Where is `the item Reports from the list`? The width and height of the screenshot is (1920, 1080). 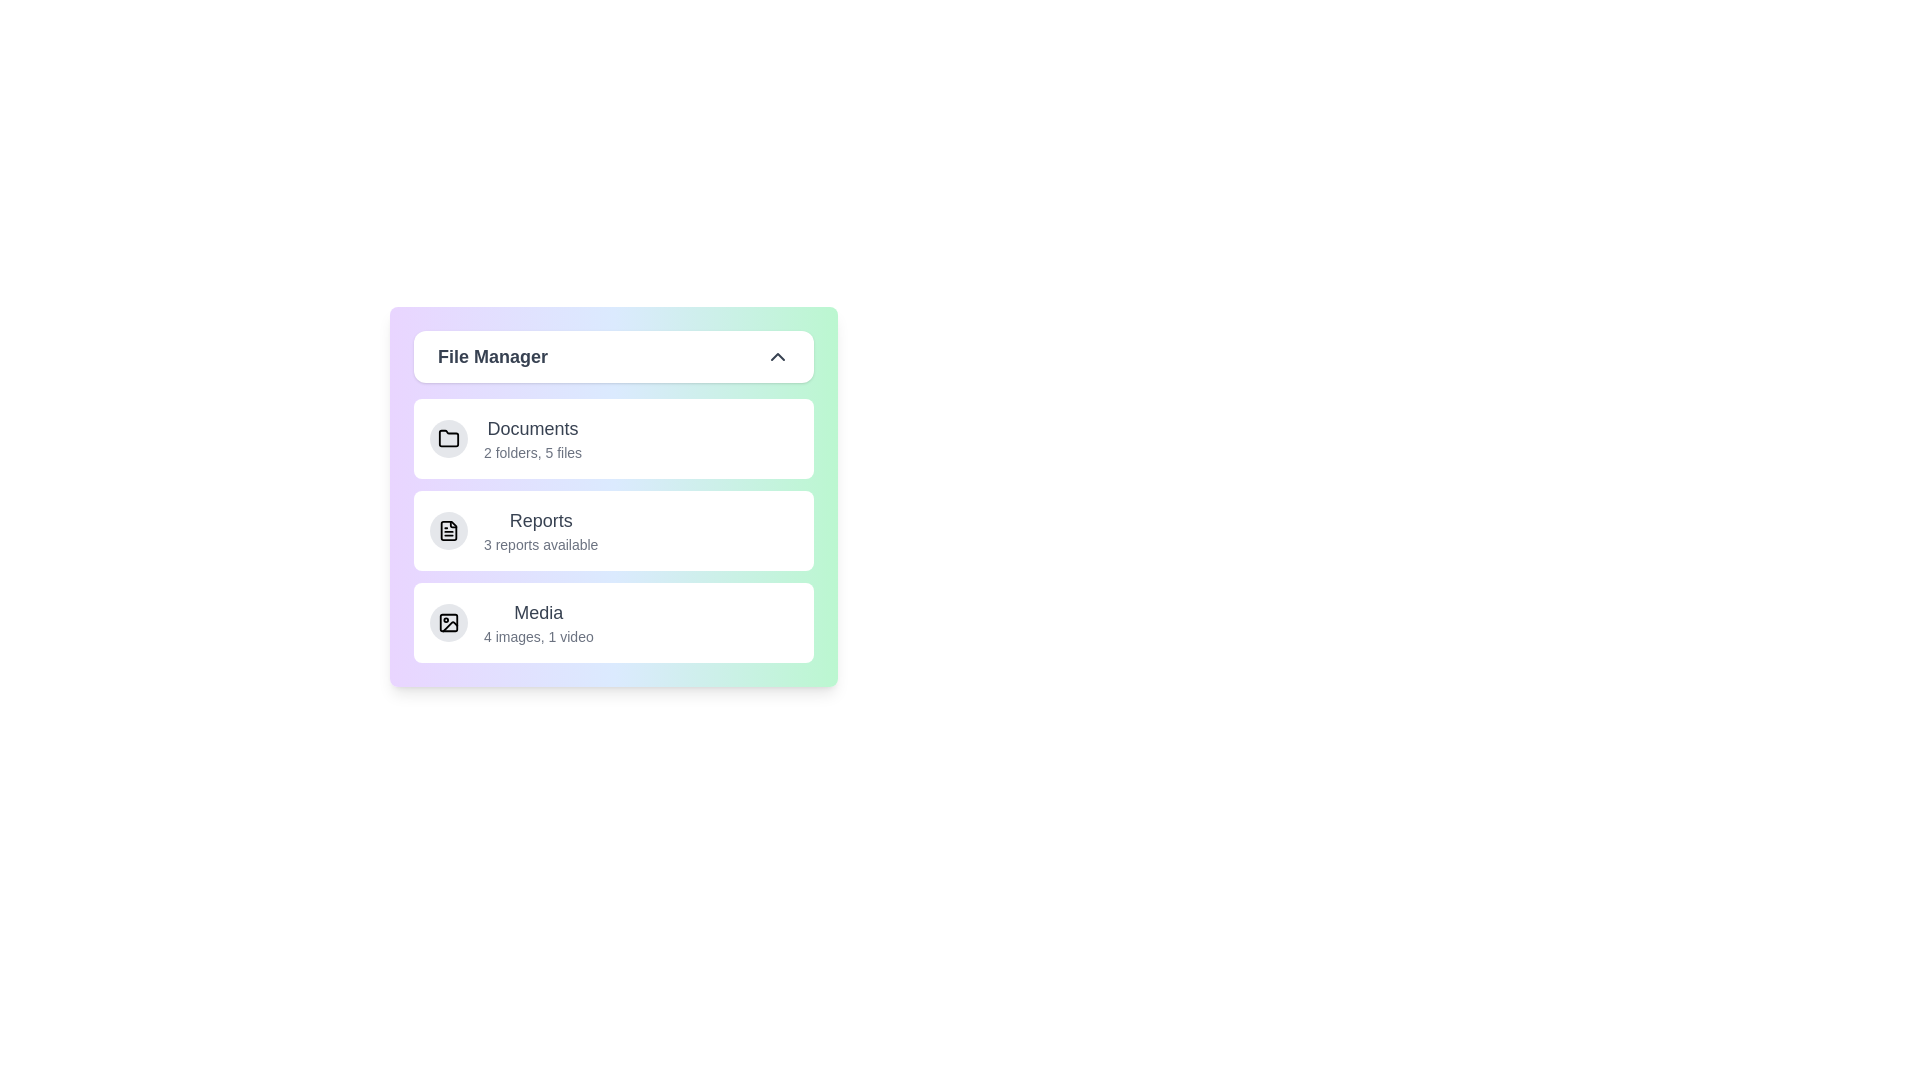
the item Reports from the list is located at coordinates (613, 530).